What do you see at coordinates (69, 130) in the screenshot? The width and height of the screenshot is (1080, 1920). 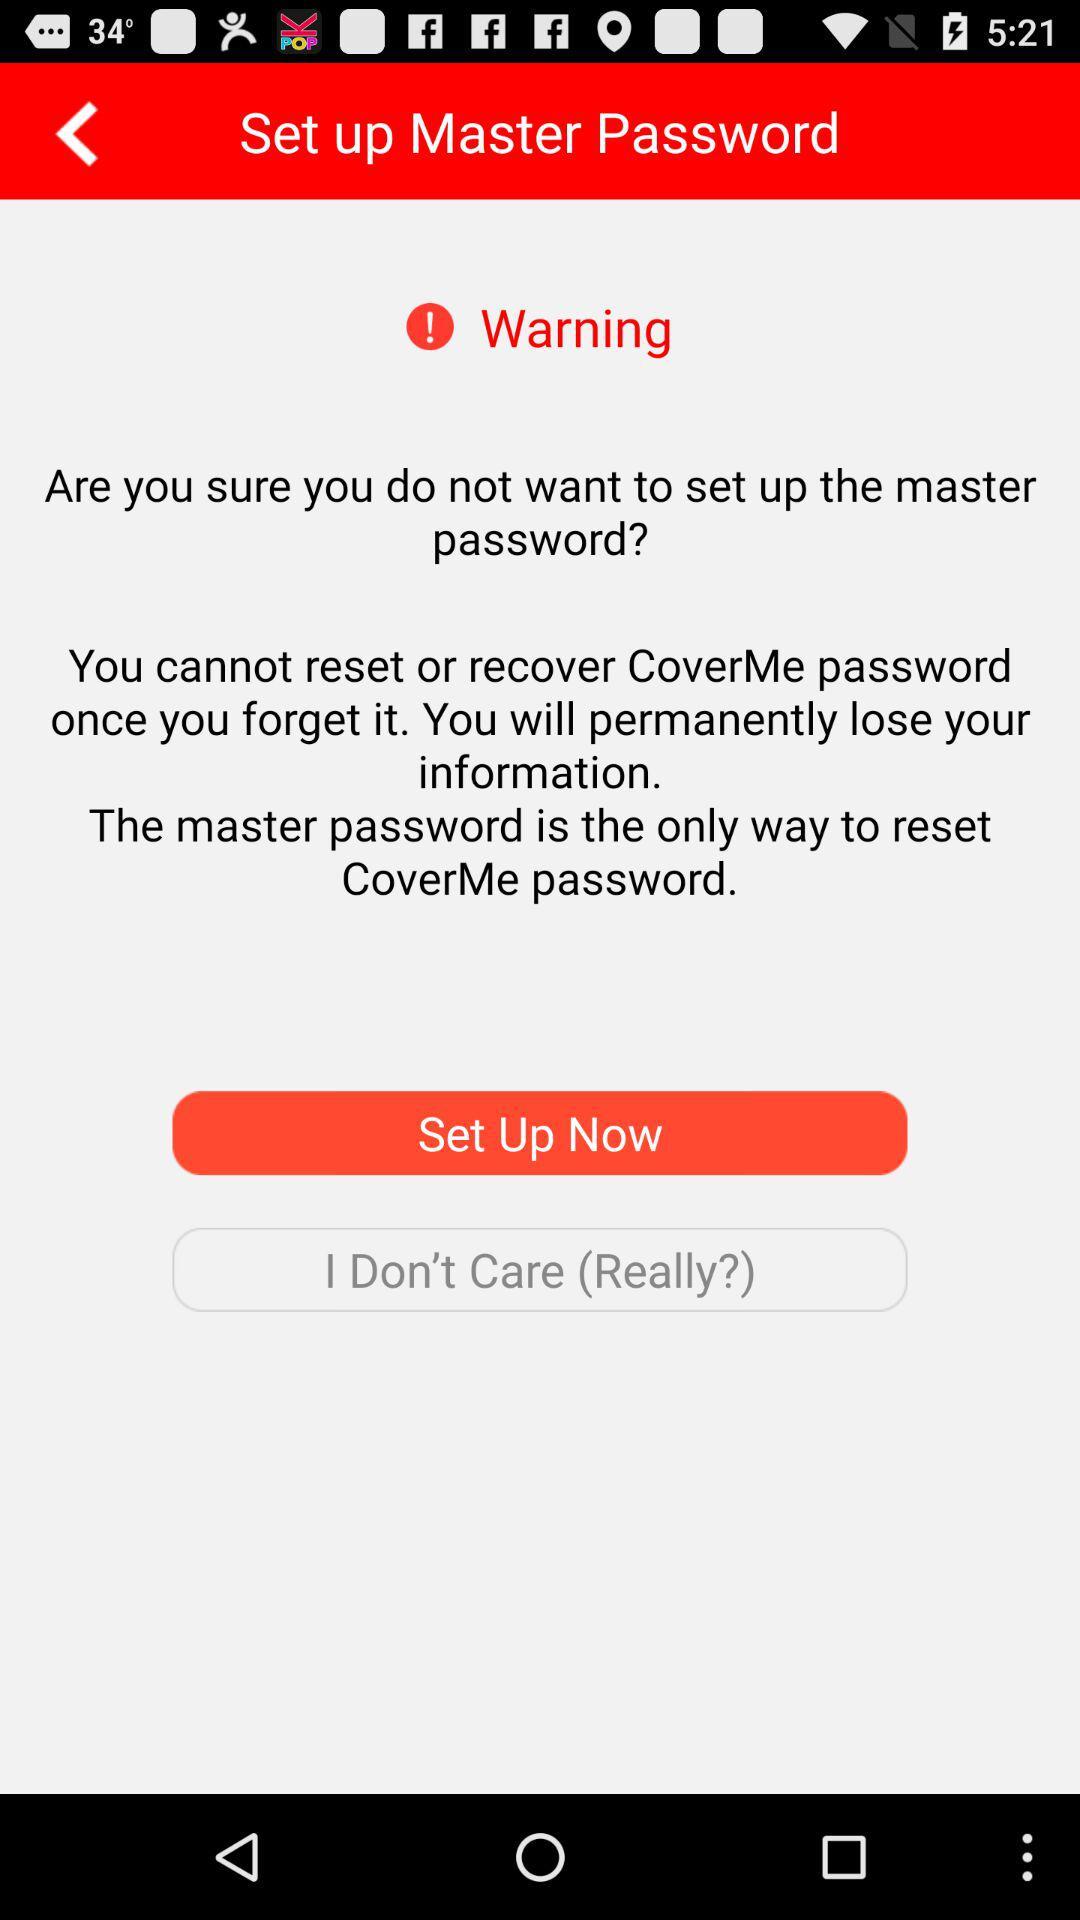 I see `previous page` at bounding box center [69, 130].